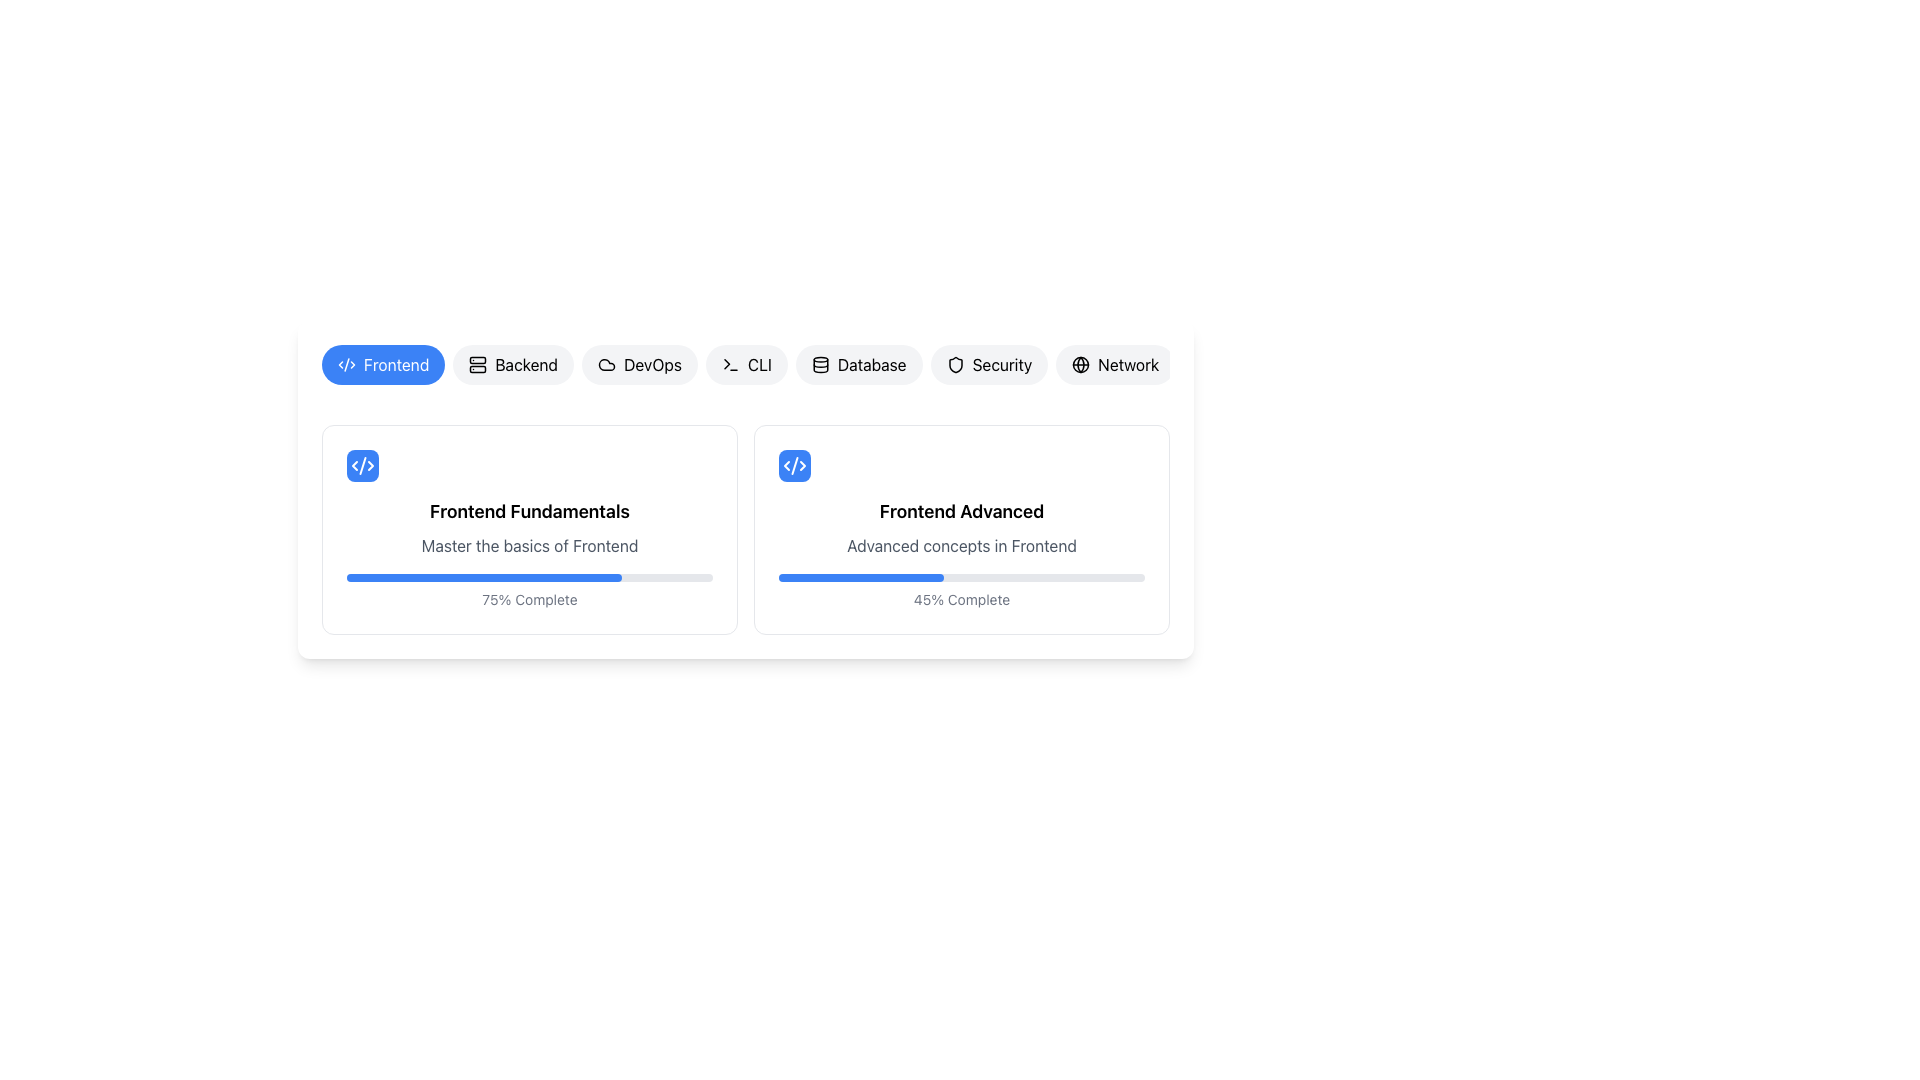  I want to click on the static text label located beneath the bold title 'Frontend Advanced' in the second card of the section, so click(961, 546).